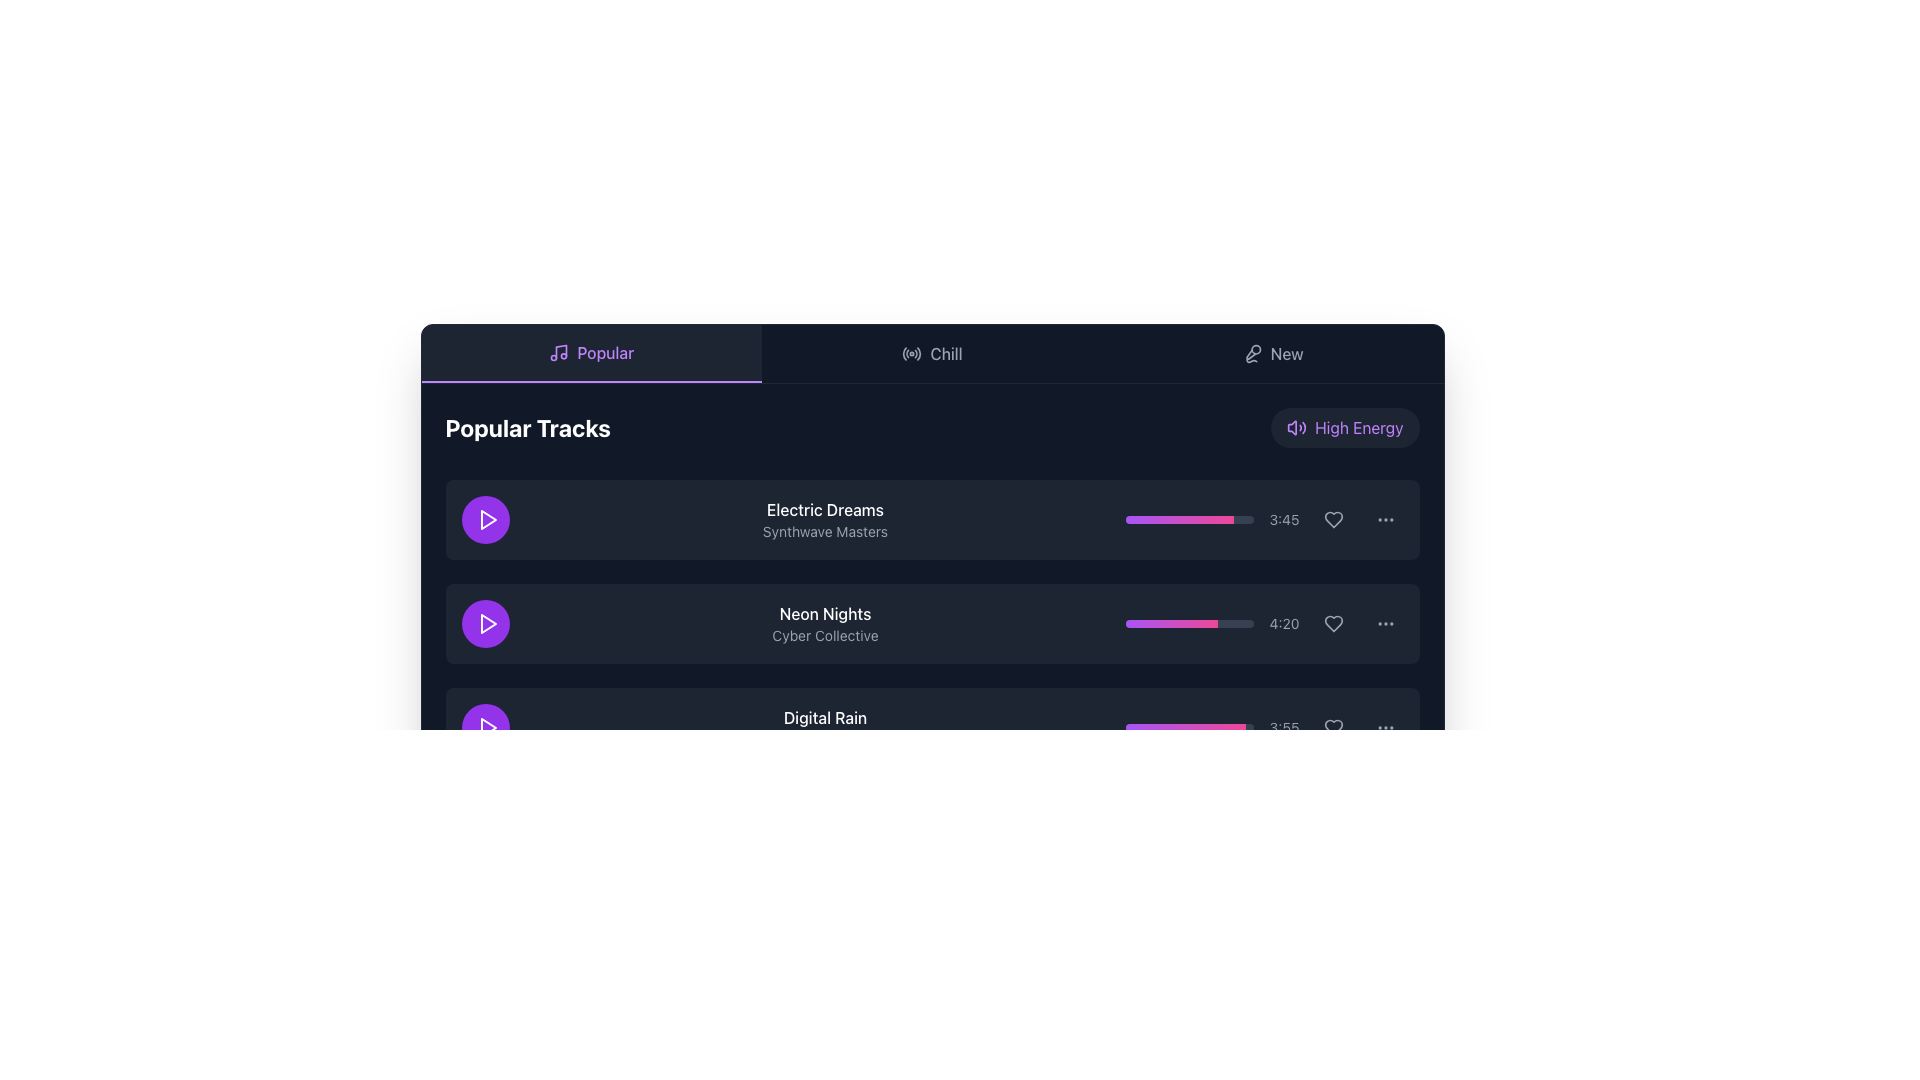 The height and width of the screenshot is (1080, 1920). What do you see at coordinates (1287, 353) in the screenshot?
I see `the 'New' text label located in the top-right corner of the interface, part of the horizontal navigation bar, to the right of the paperclip icon` at bounding box center [1287, 353].